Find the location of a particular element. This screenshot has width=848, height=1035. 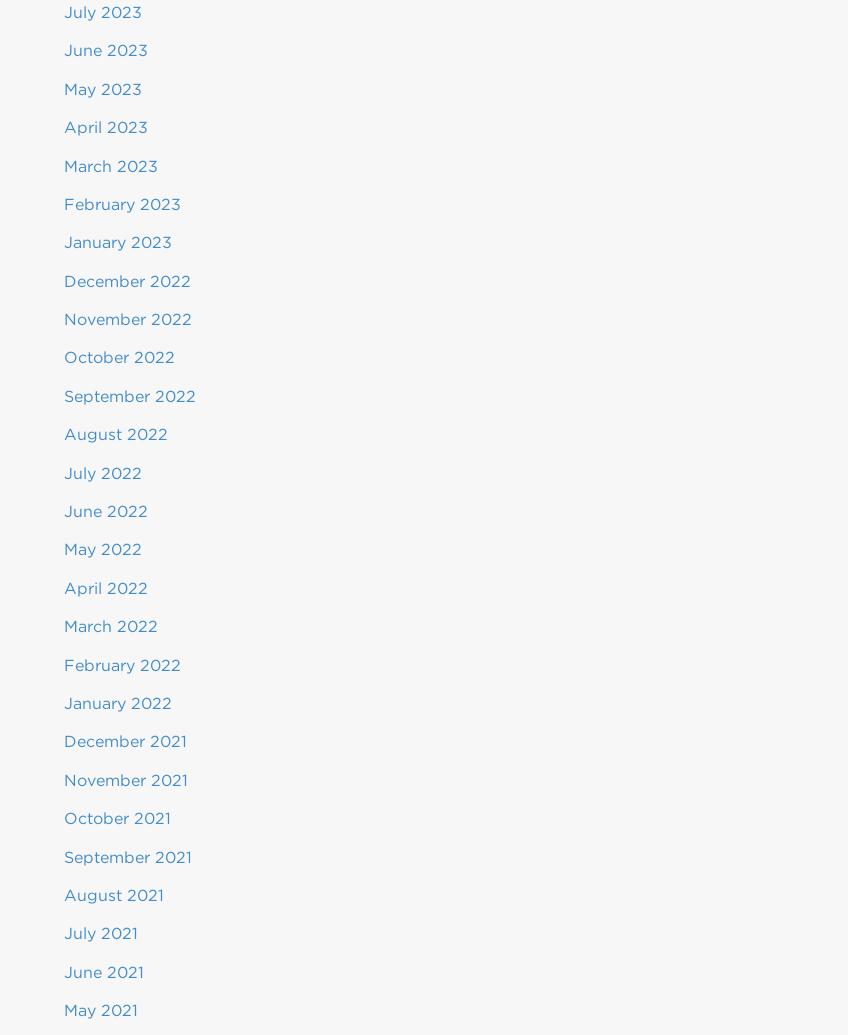

'September 2022' is located at coordinates (128, 395).